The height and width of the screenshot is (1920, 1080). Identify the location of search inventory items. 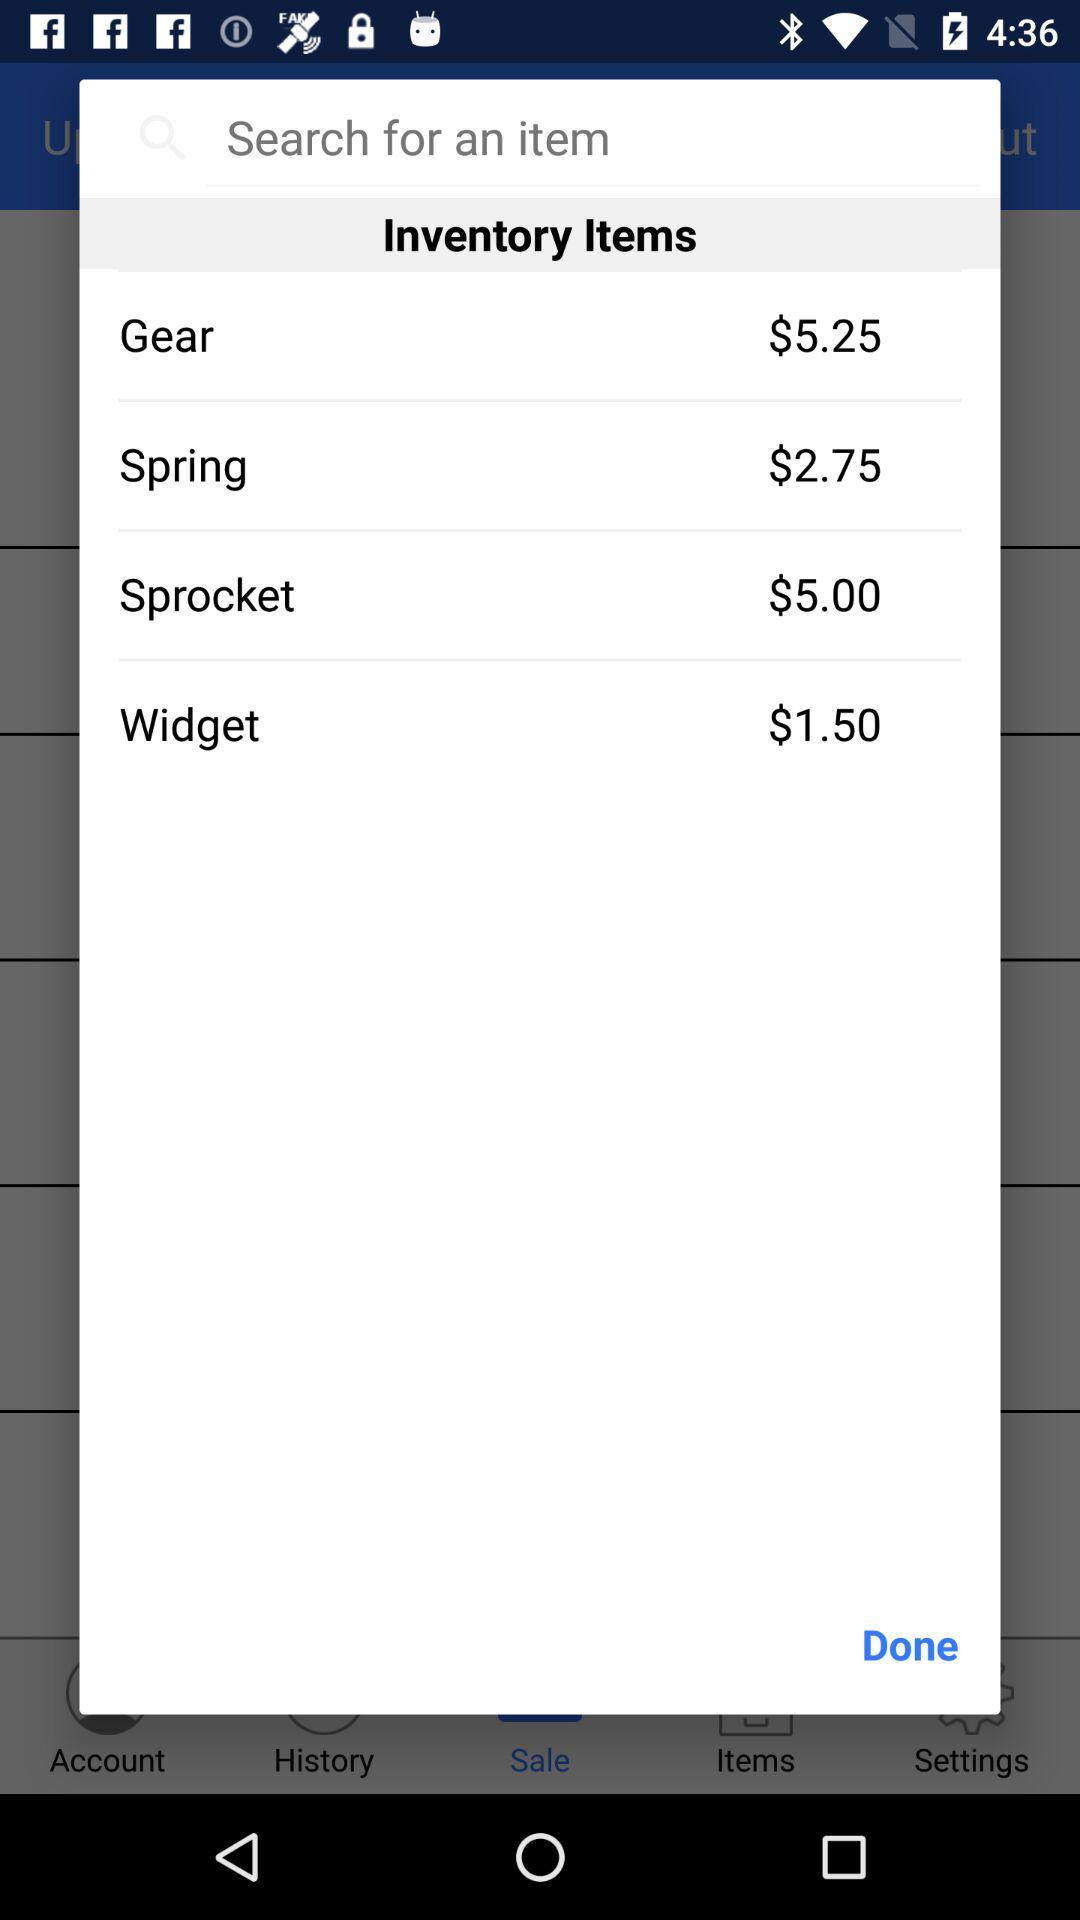
(591, 136).